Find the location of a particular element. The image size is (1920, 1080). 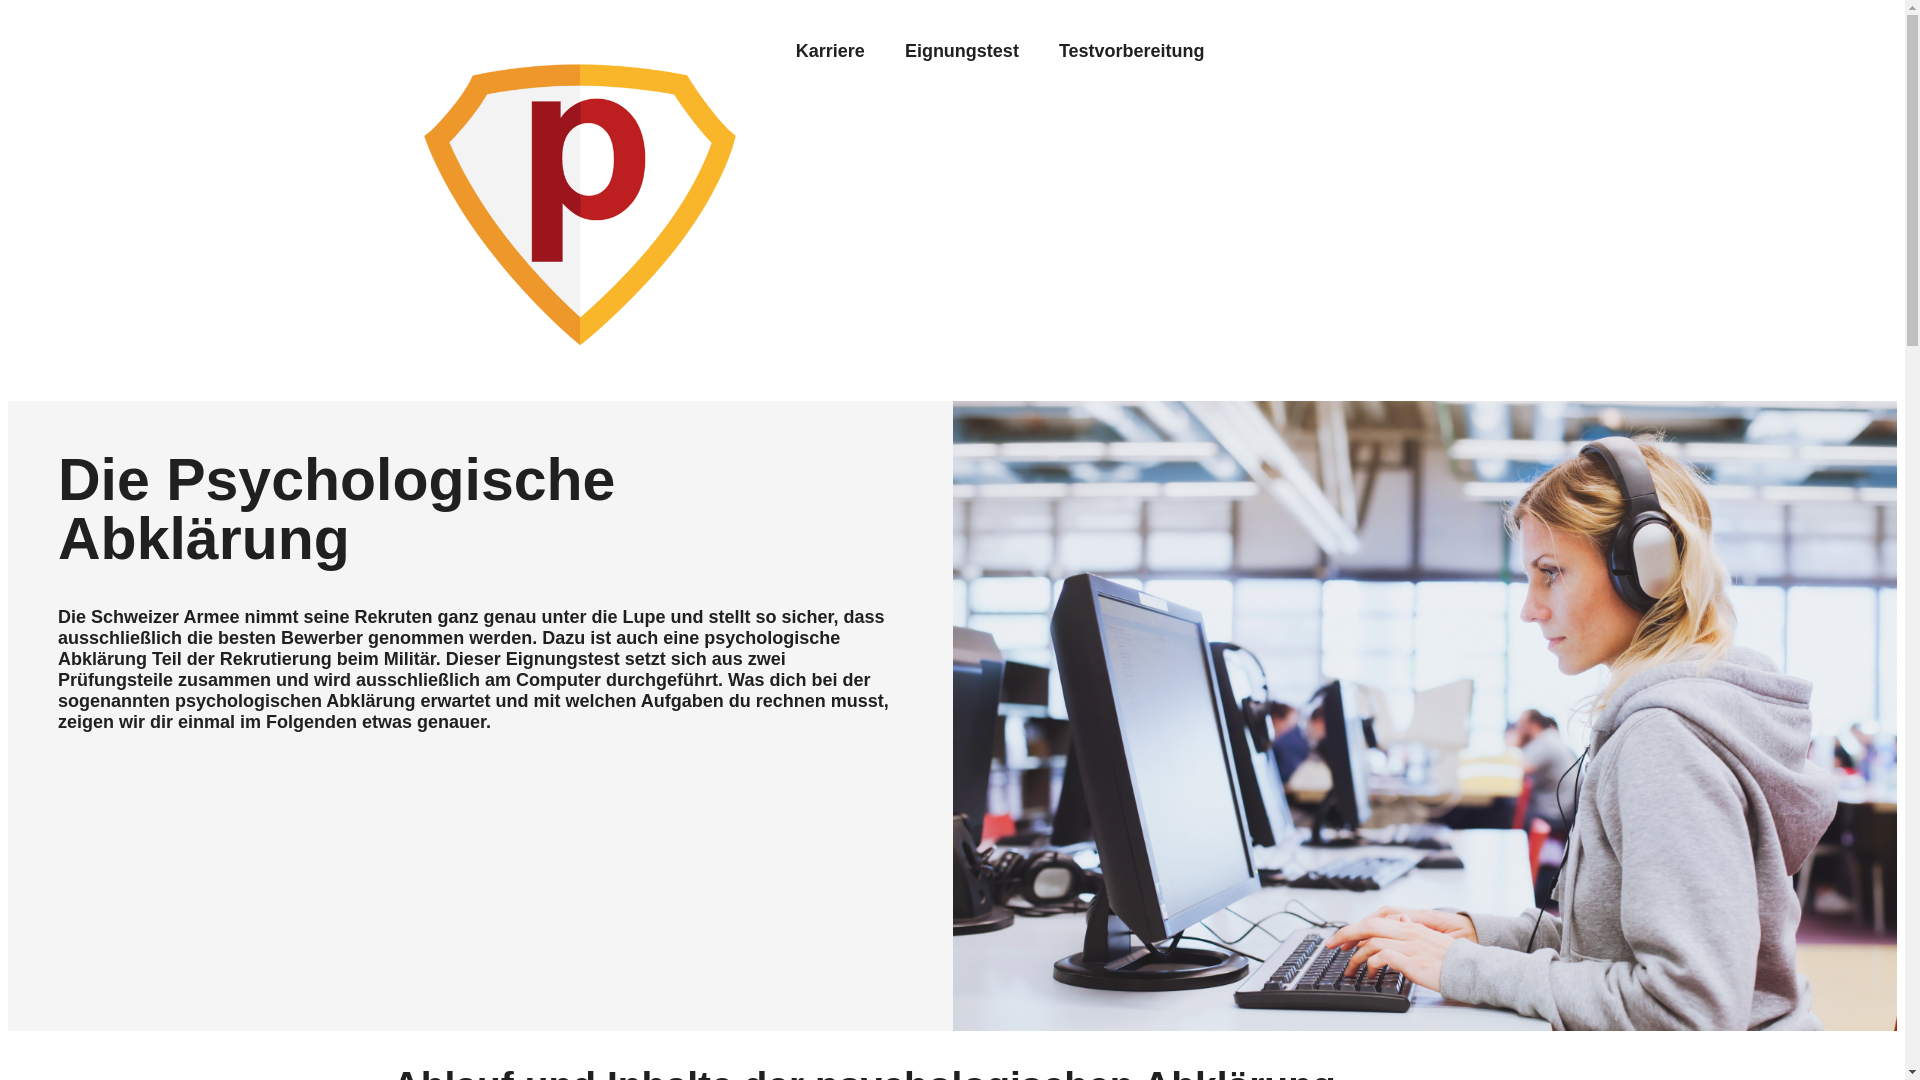

'Testvorbereitung' is located at coordinates (1132, 49).